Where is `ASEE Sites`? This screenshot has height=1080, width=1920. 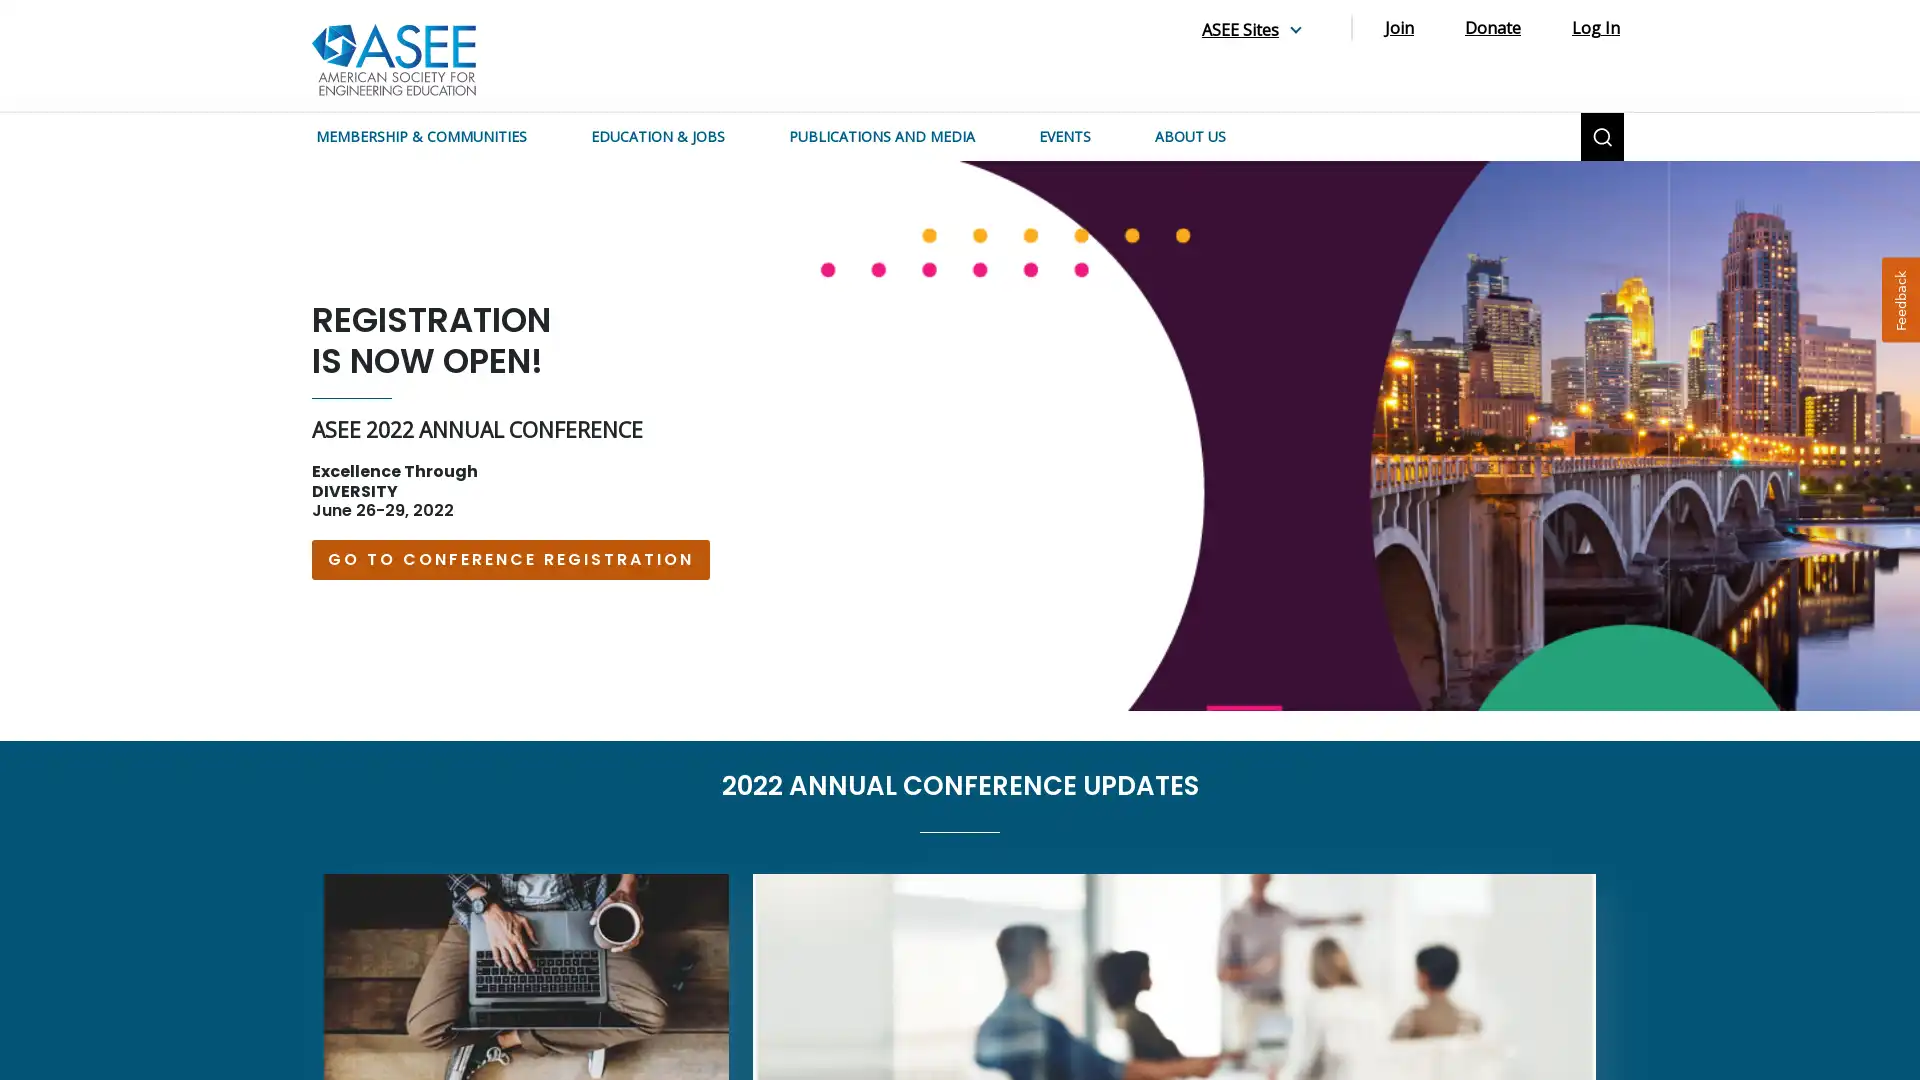
ASEE Sites is located at coordinates (1255, 29).